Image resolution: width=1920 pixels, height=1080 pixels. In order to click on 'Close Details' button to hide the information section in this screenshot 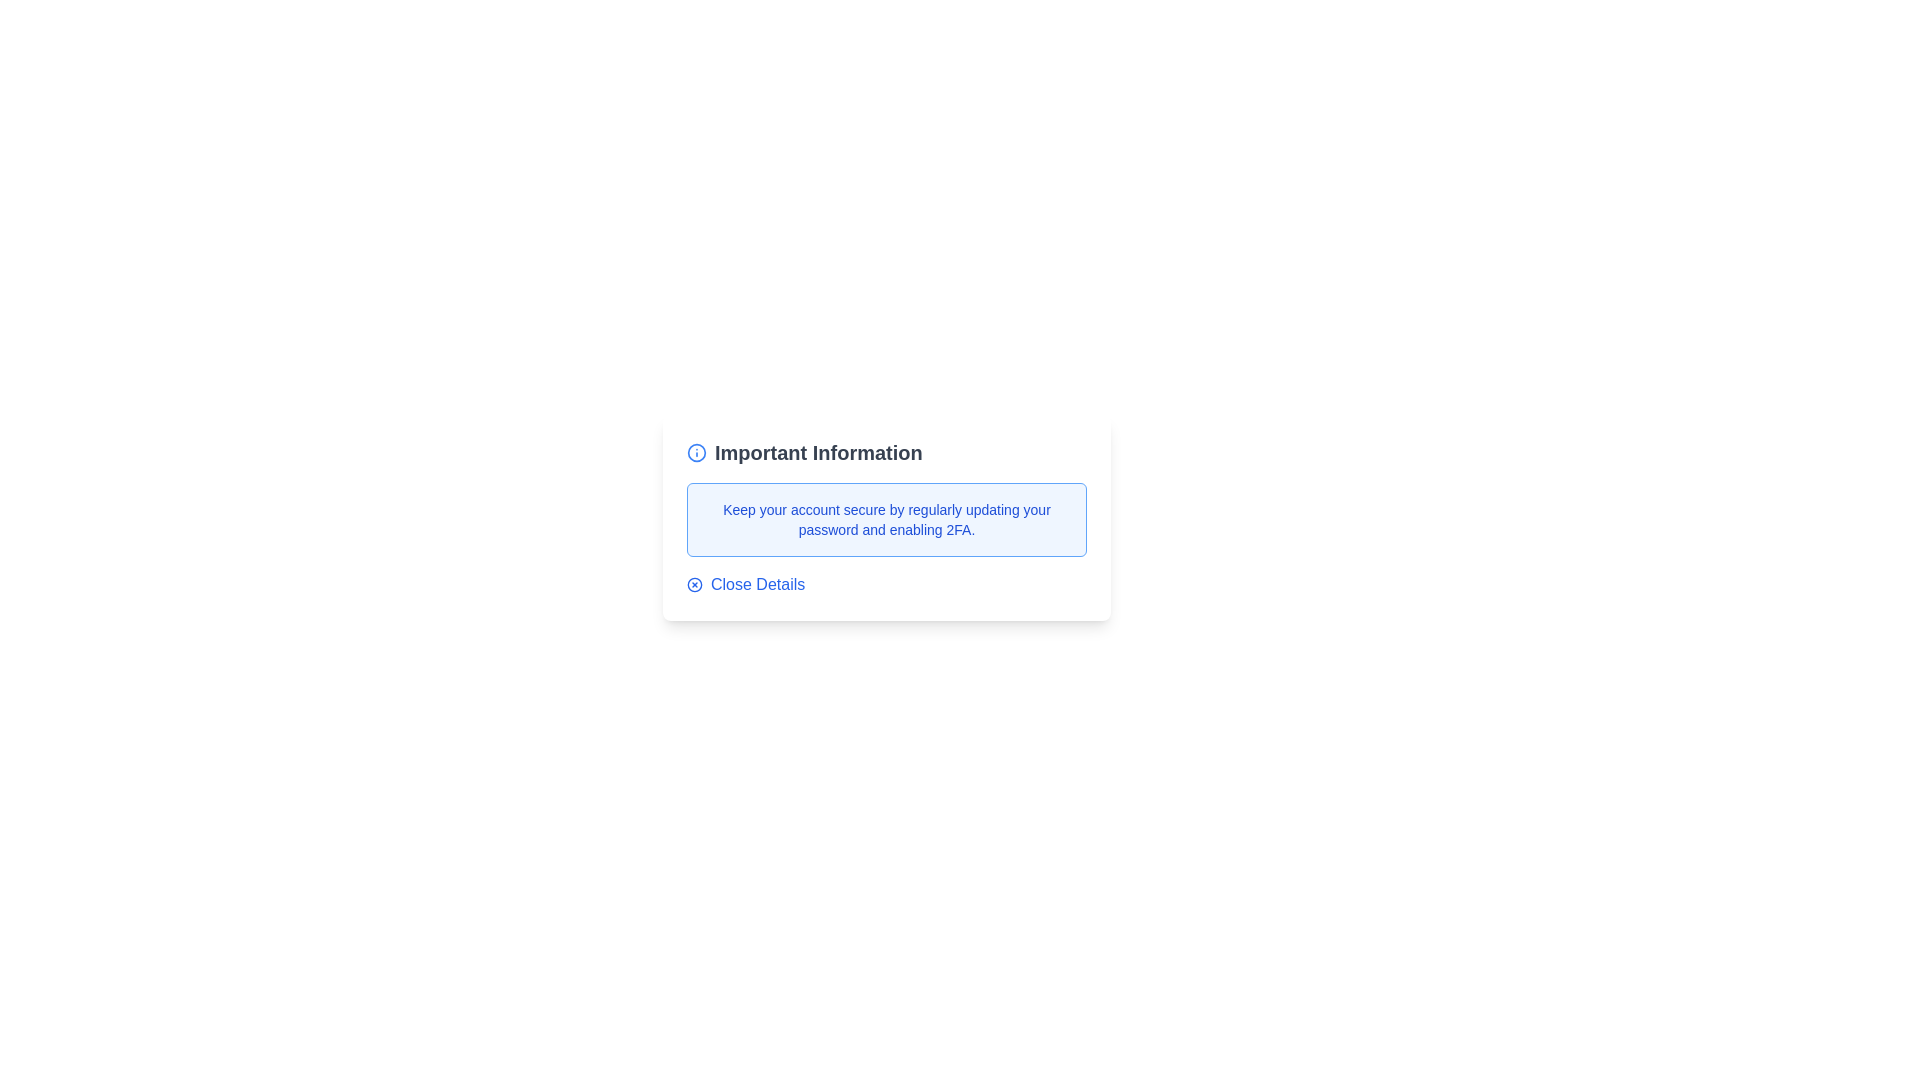, I will do `click(744, 585)`.